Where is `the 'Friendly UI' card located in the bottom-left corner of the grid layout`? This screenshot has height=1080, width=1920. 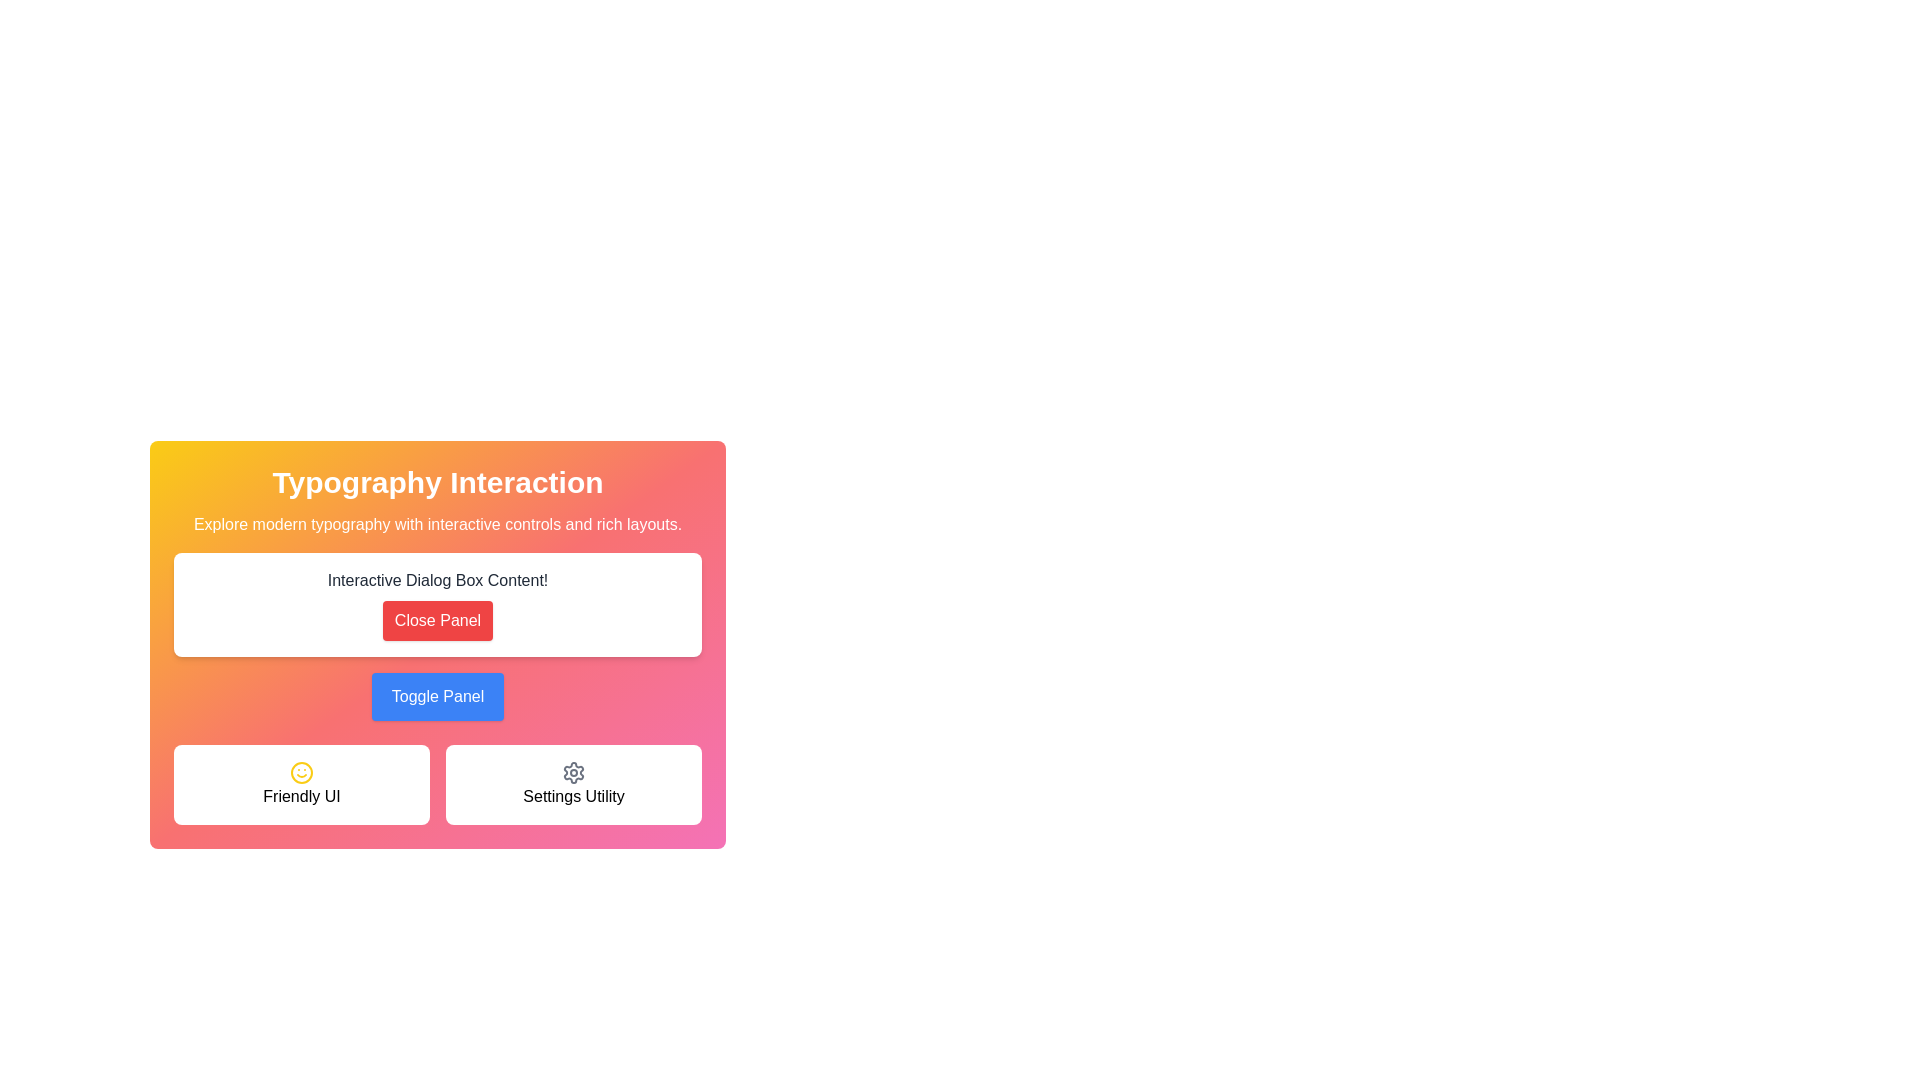 the 'Friendly UI' card located in the bottom-left corner of the grid layout is located at coordinates (301, 784).